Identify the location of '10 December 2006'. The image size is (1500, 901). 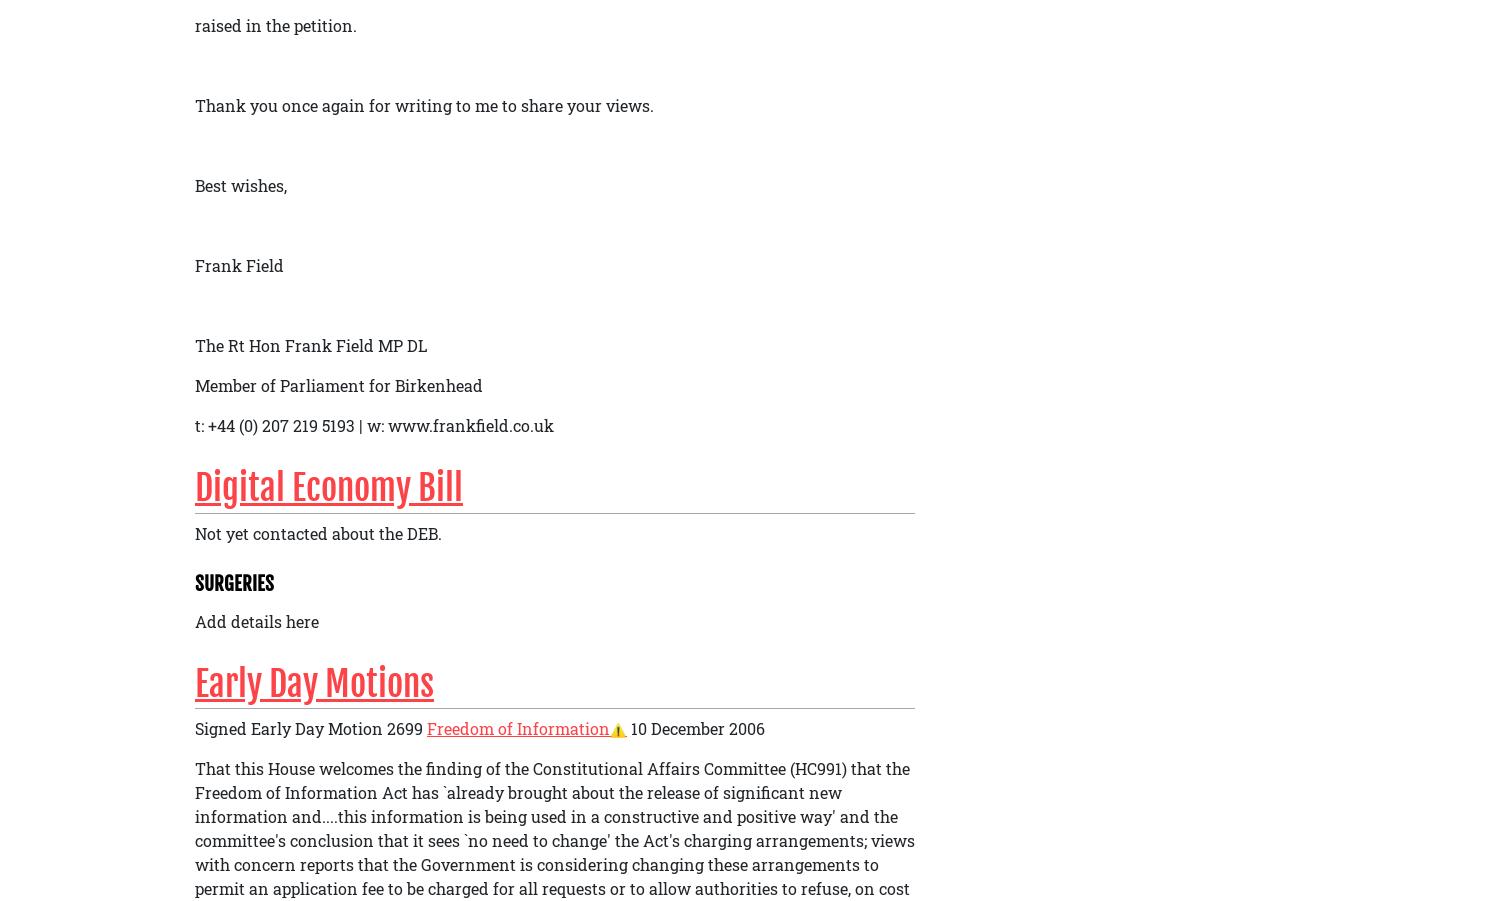
(695, 727).